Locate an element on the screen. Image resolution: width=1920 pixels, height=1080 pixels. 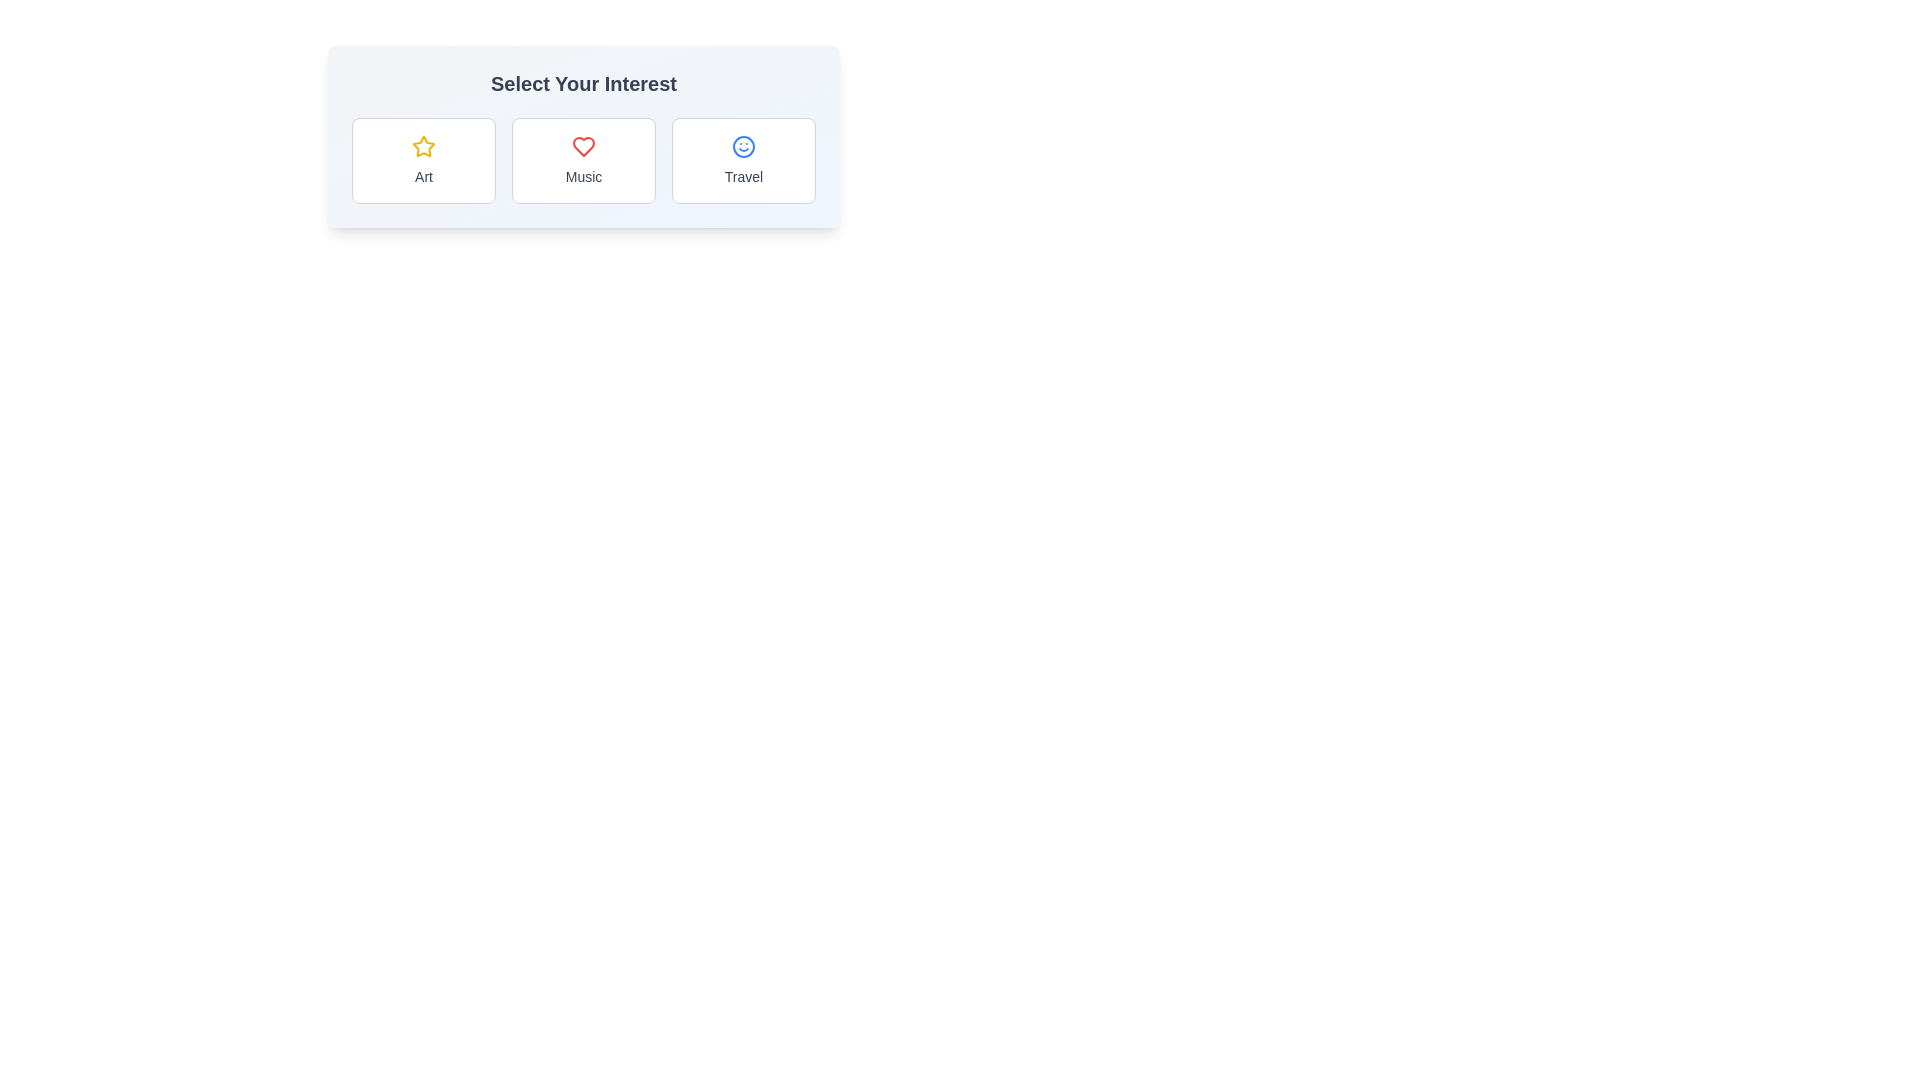
the golden-yellow star icon, which is the first icon in the 'Select Your Interest' section, positioned to the left of a heart and a smiley face icon is located at coordinates (422, 145).